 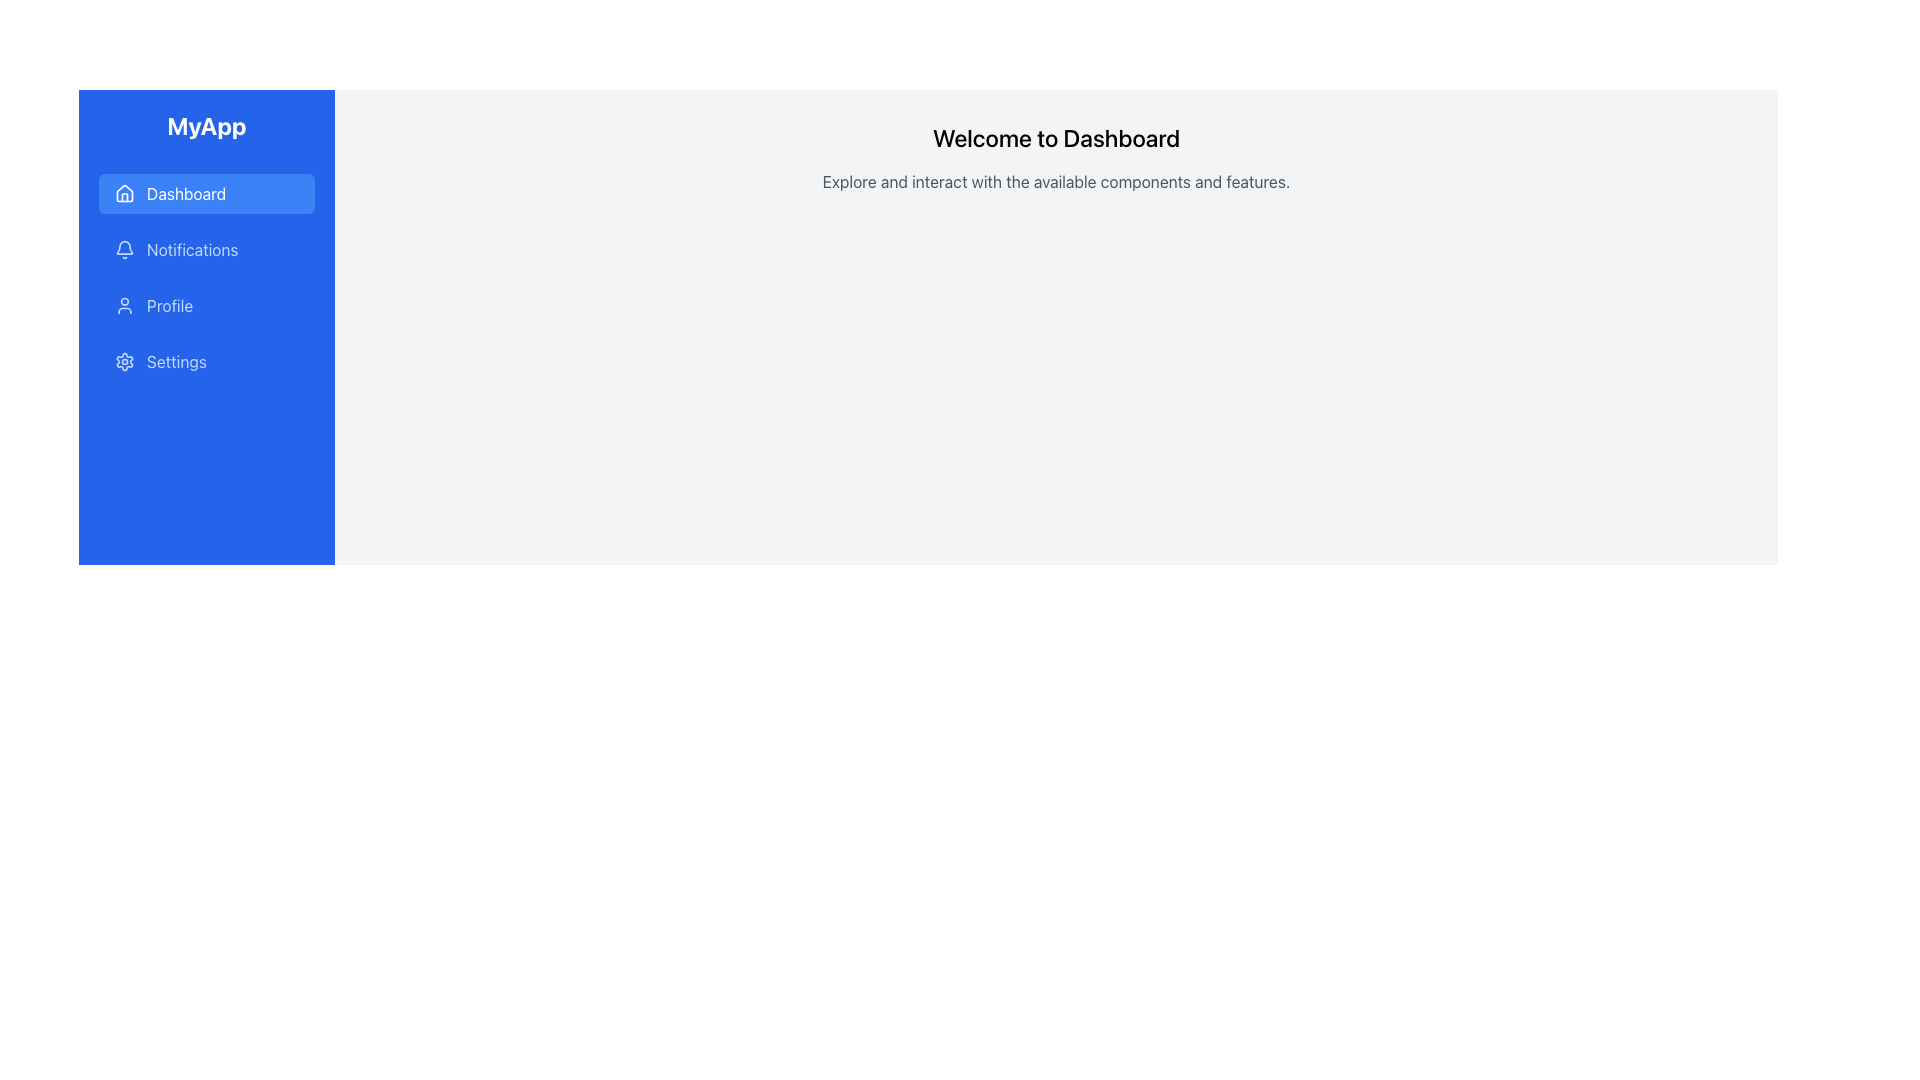 I want to click on the Notifications button located below the Dashboard menu item in the navigation bar, so click(x=206, y=249).